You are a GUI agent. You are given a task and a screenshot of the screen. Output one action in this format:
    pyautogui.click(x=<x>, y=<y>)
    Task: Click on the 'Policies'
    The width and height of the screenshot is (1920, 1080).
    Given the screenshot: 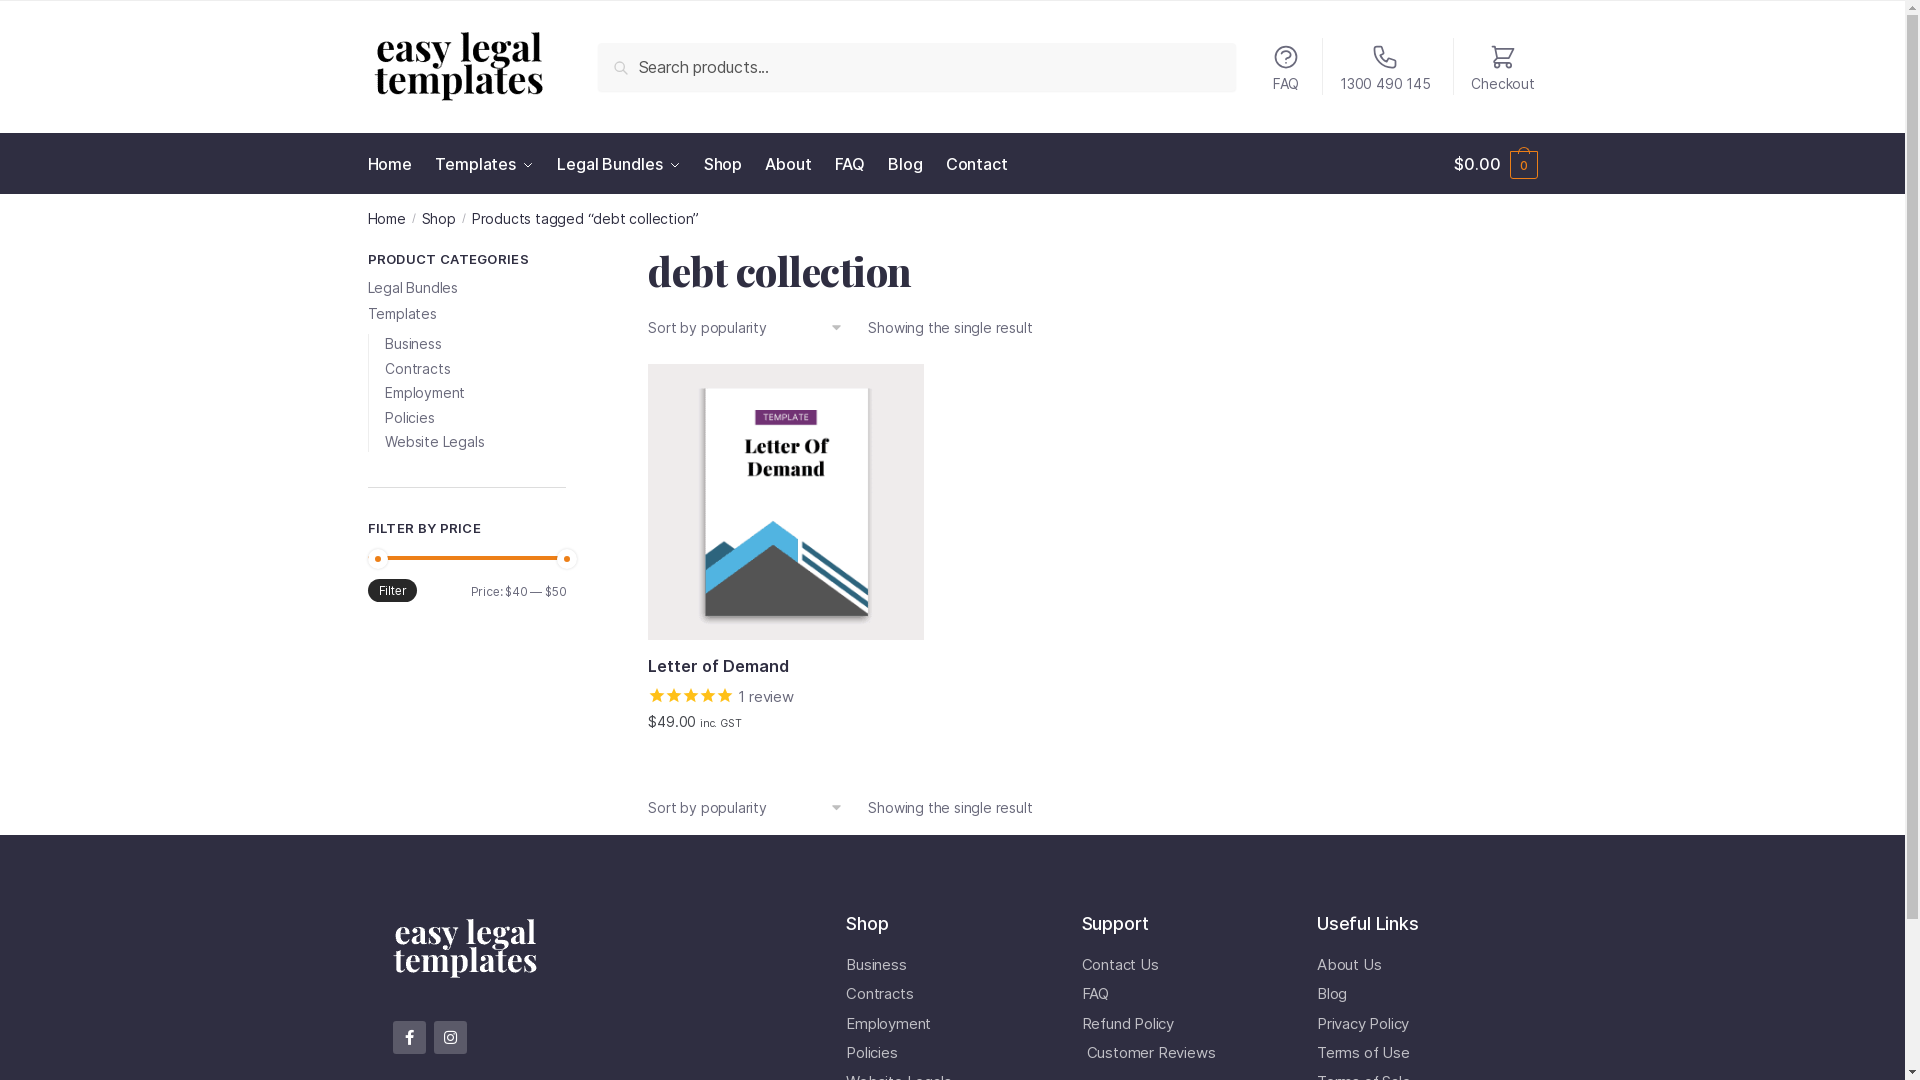 What is the action you would take?
    pyautogui.click(x=942, y=1052)
    